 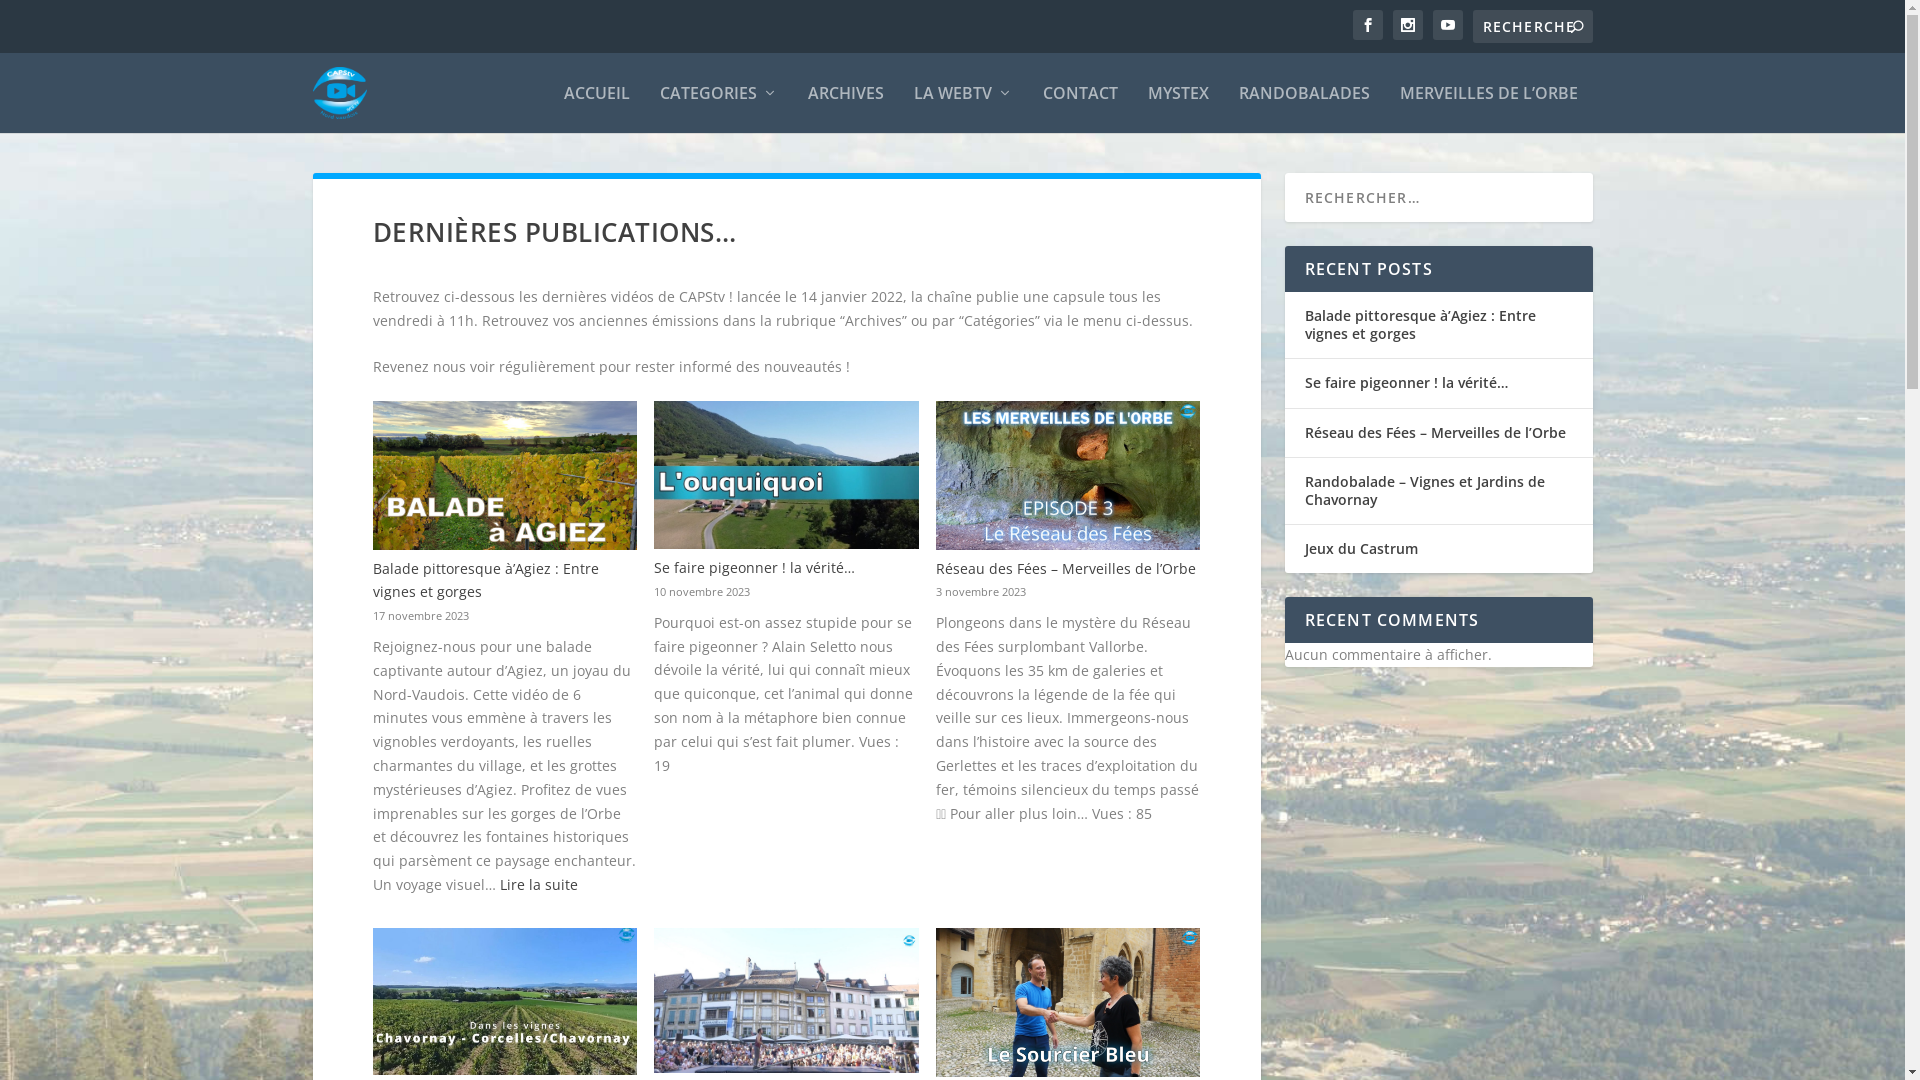 What do you see at coordinates (1530, 26) in the screenshot?
I see `'Recherche pour :'` at bounding box center [1530, 26].